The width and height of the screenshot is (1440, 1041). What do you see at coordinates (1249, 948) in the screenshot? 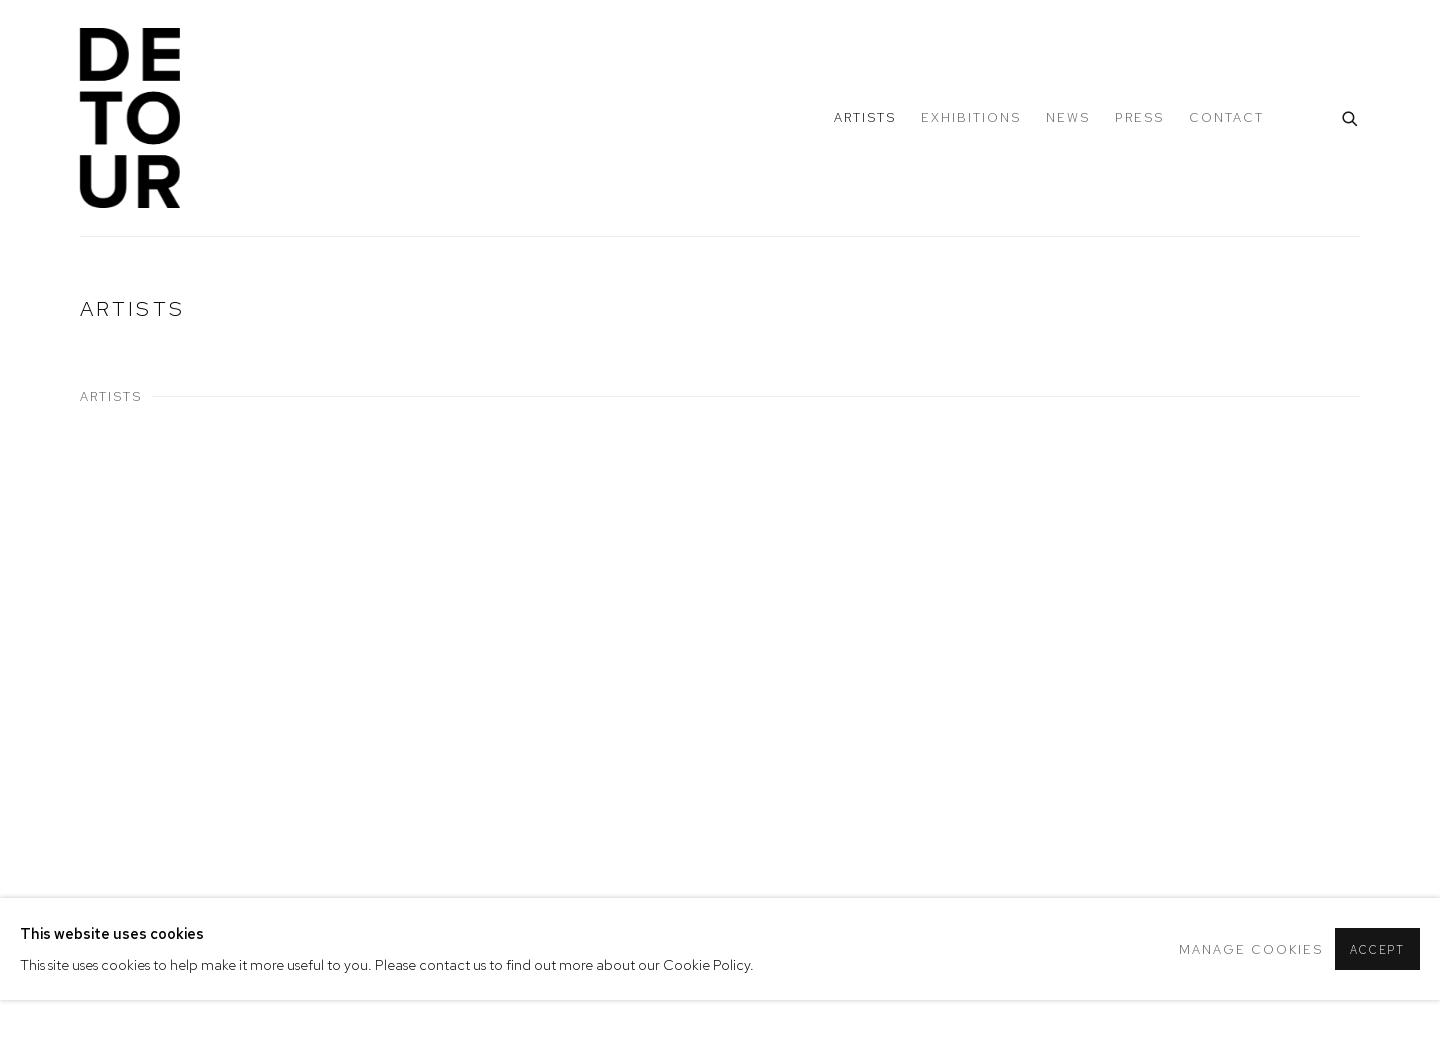
I see `'Manage cookies'` at bounding box center [1249, 948].